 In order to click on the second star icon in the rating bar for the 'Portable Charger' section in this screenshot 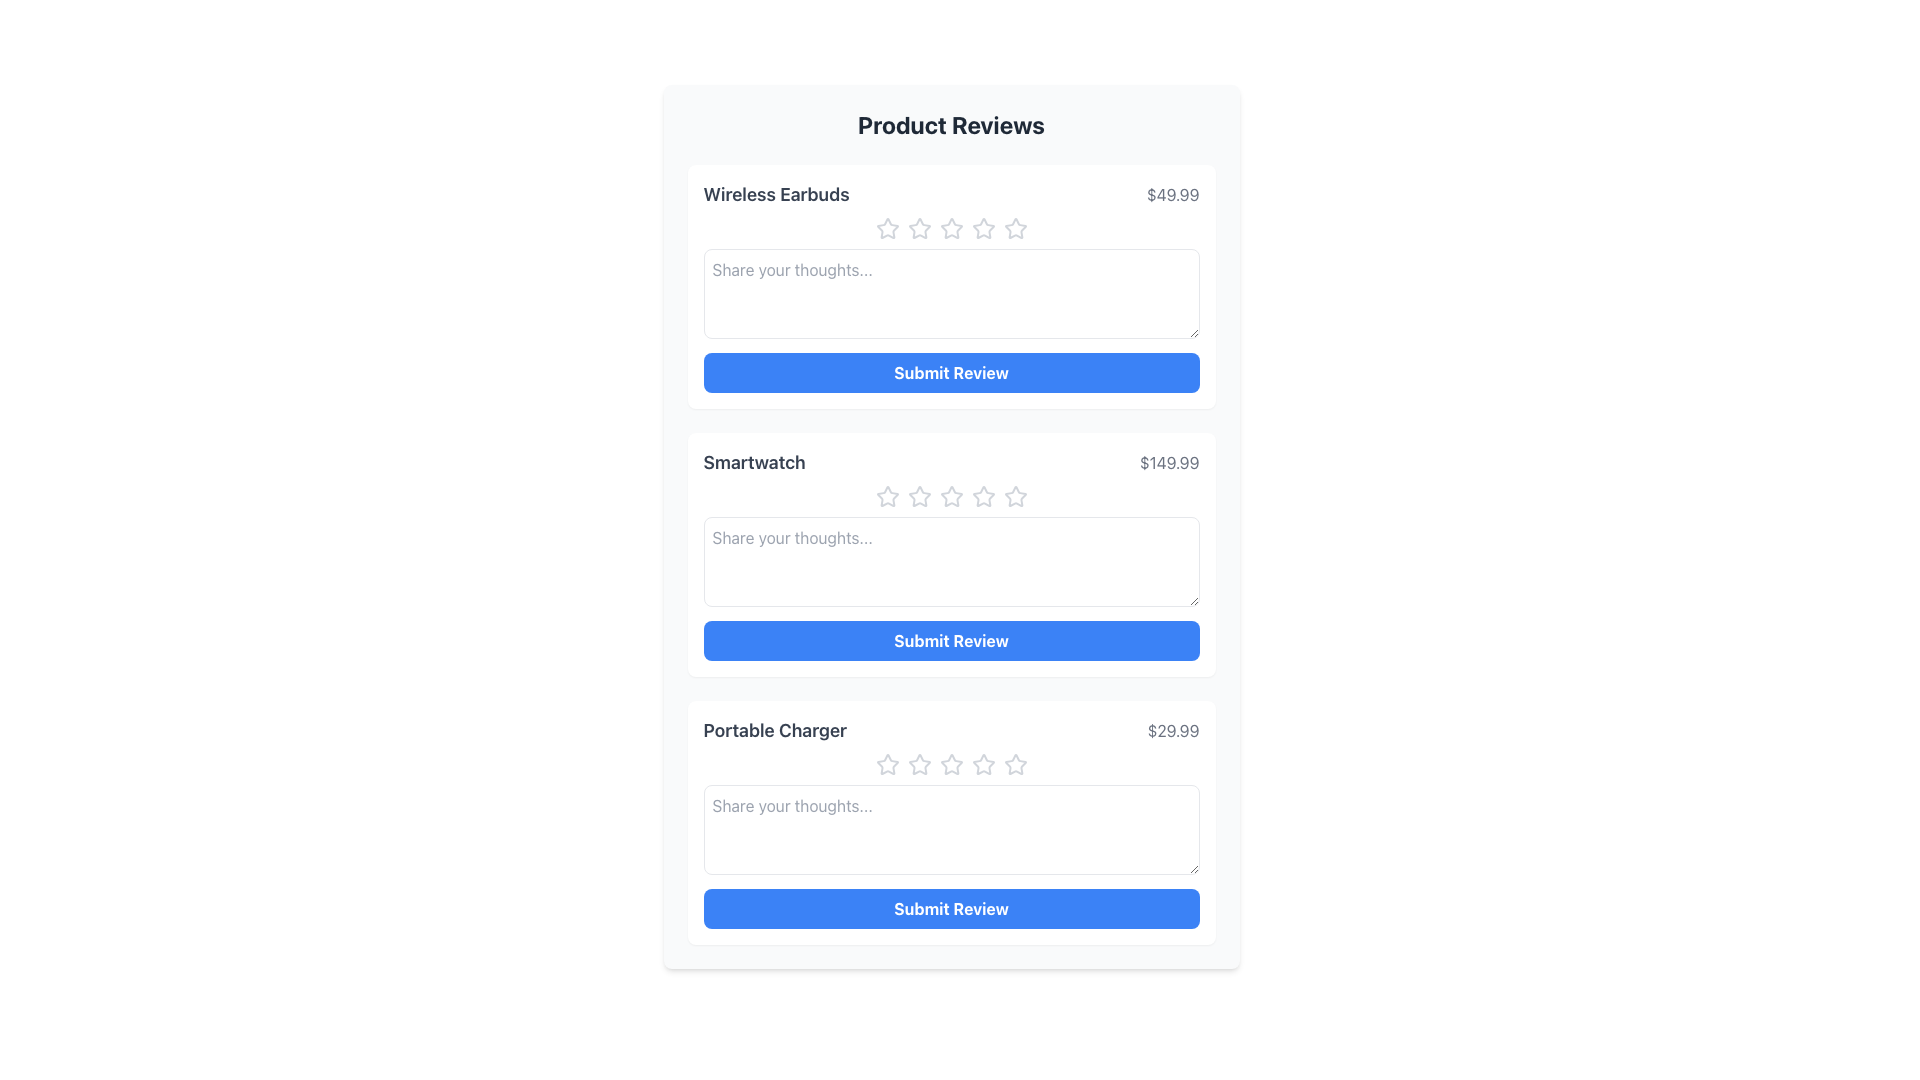, I will do `click(918, 764)`.